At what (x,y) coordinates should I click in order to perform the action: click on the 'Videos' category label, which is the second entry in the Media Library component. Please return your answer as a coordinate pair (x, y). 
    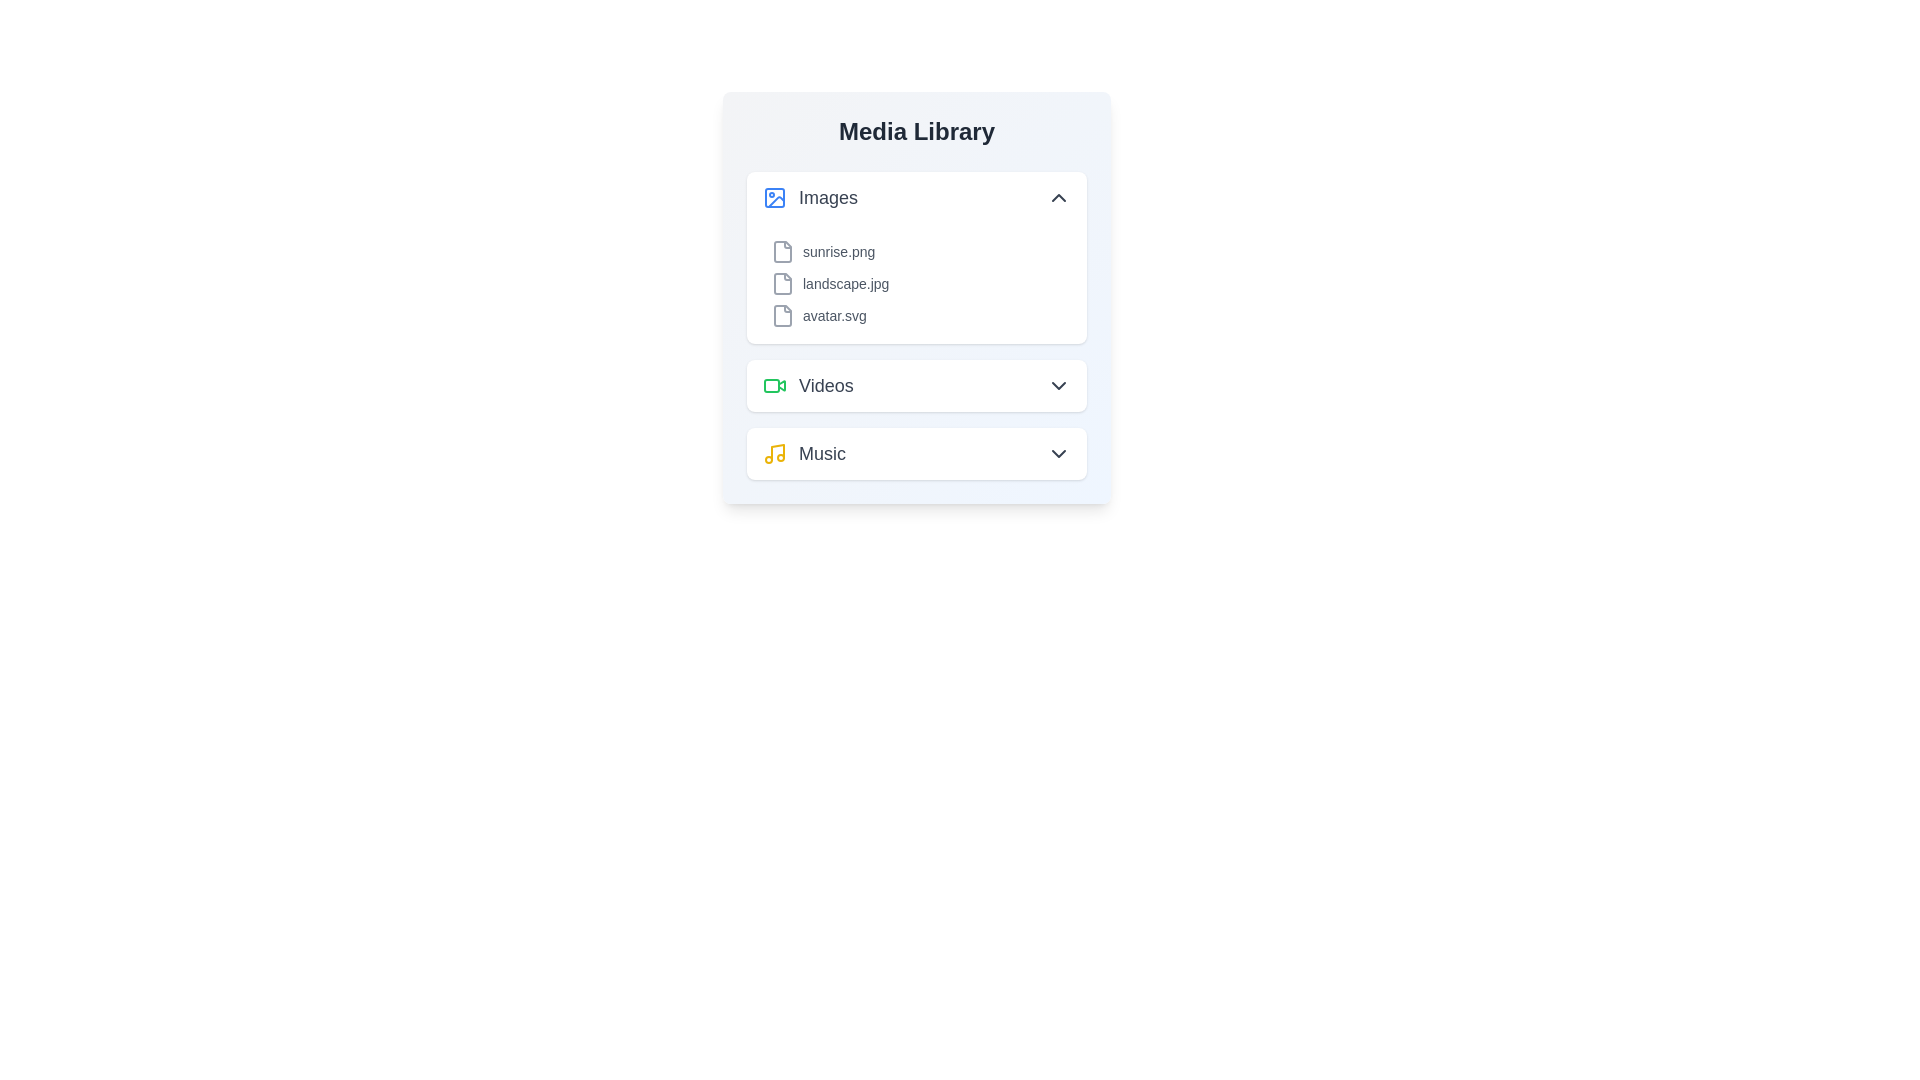
    Looking at the image, I should click on (808, 385).